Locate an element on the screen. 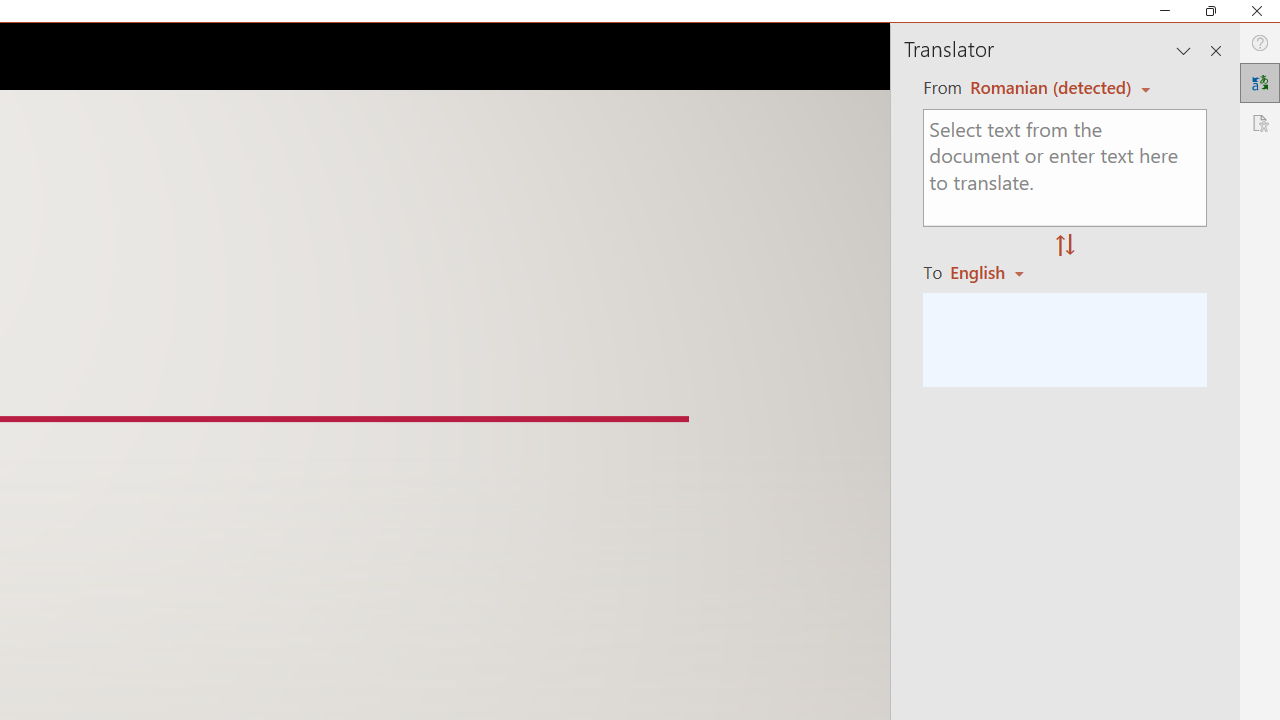 This screenshot has width=1280, height=720. 'Help' is located at coordinates (1259, 43).